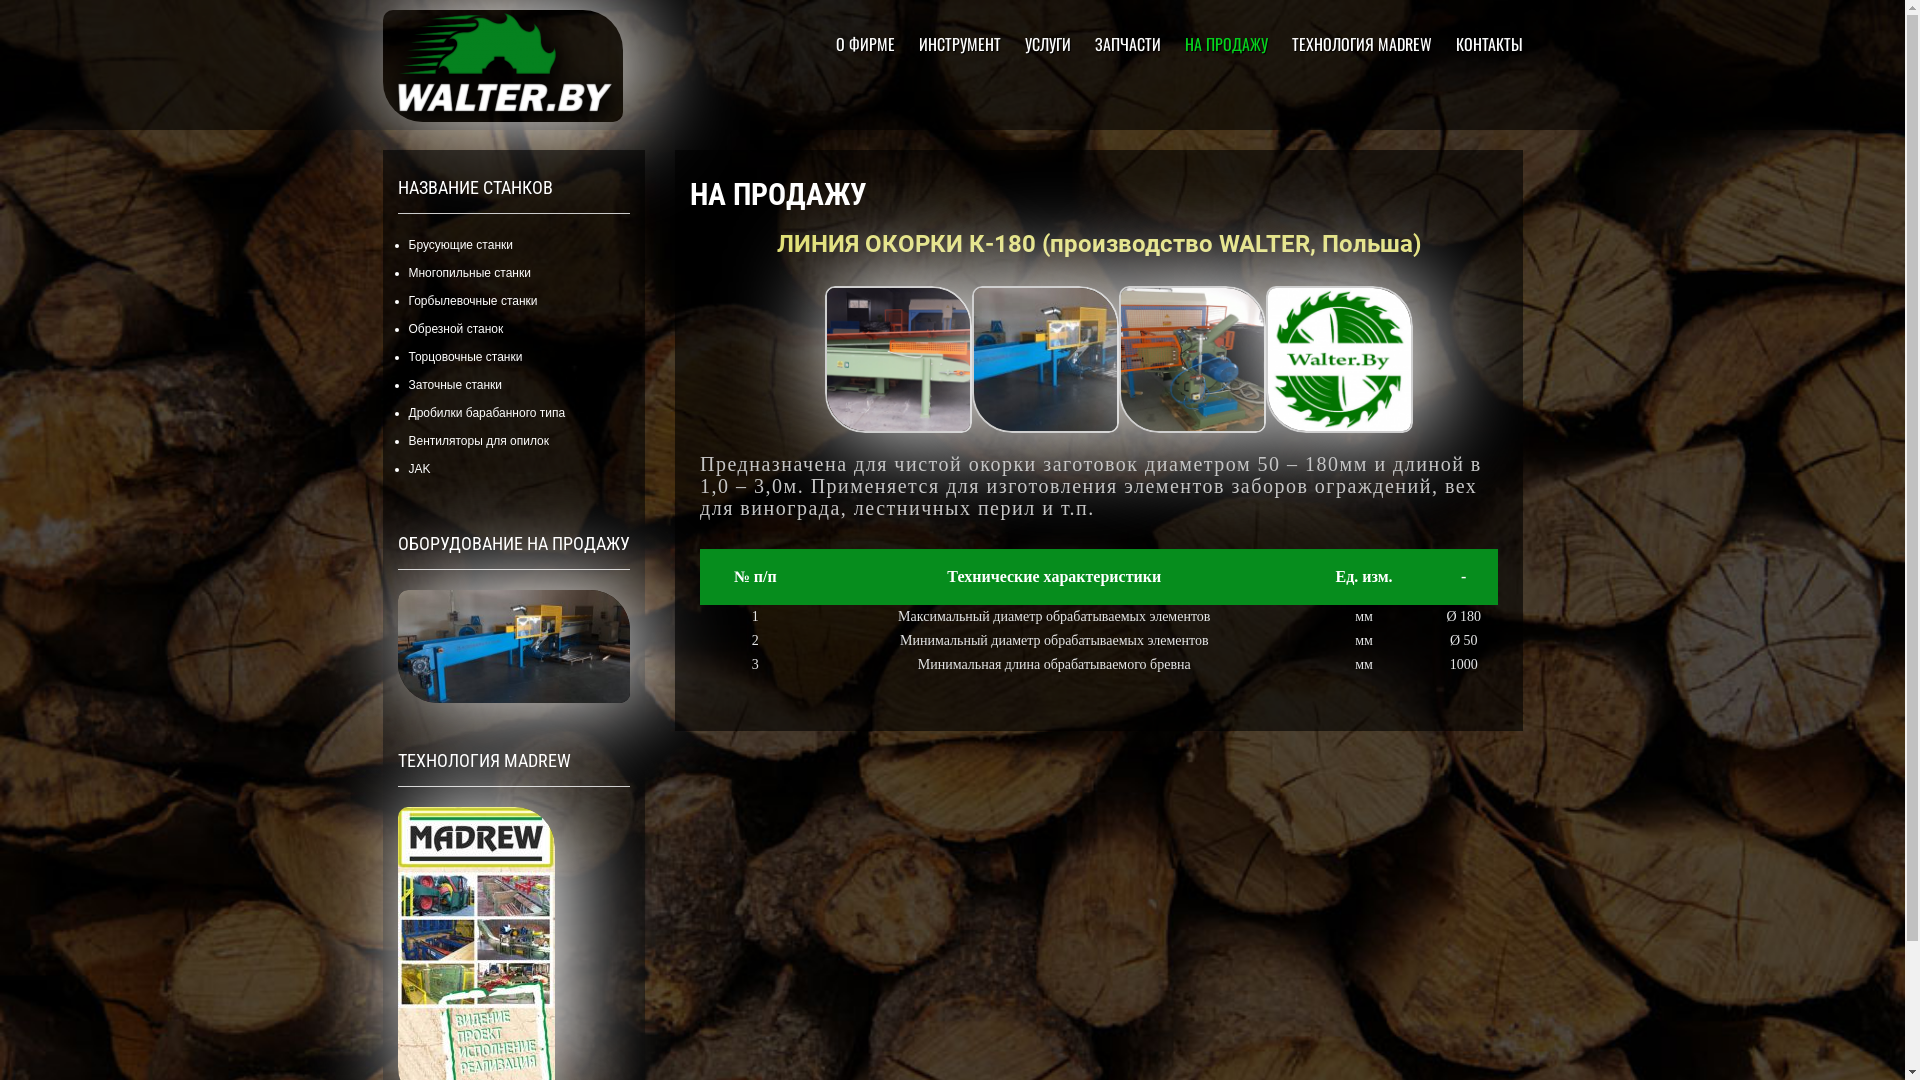 This screenshot has height=1080, width=1920. What do you see at coordinates (417, 469) in the screenshot?
I see `'JAK'` at bounding box center [417, 469].